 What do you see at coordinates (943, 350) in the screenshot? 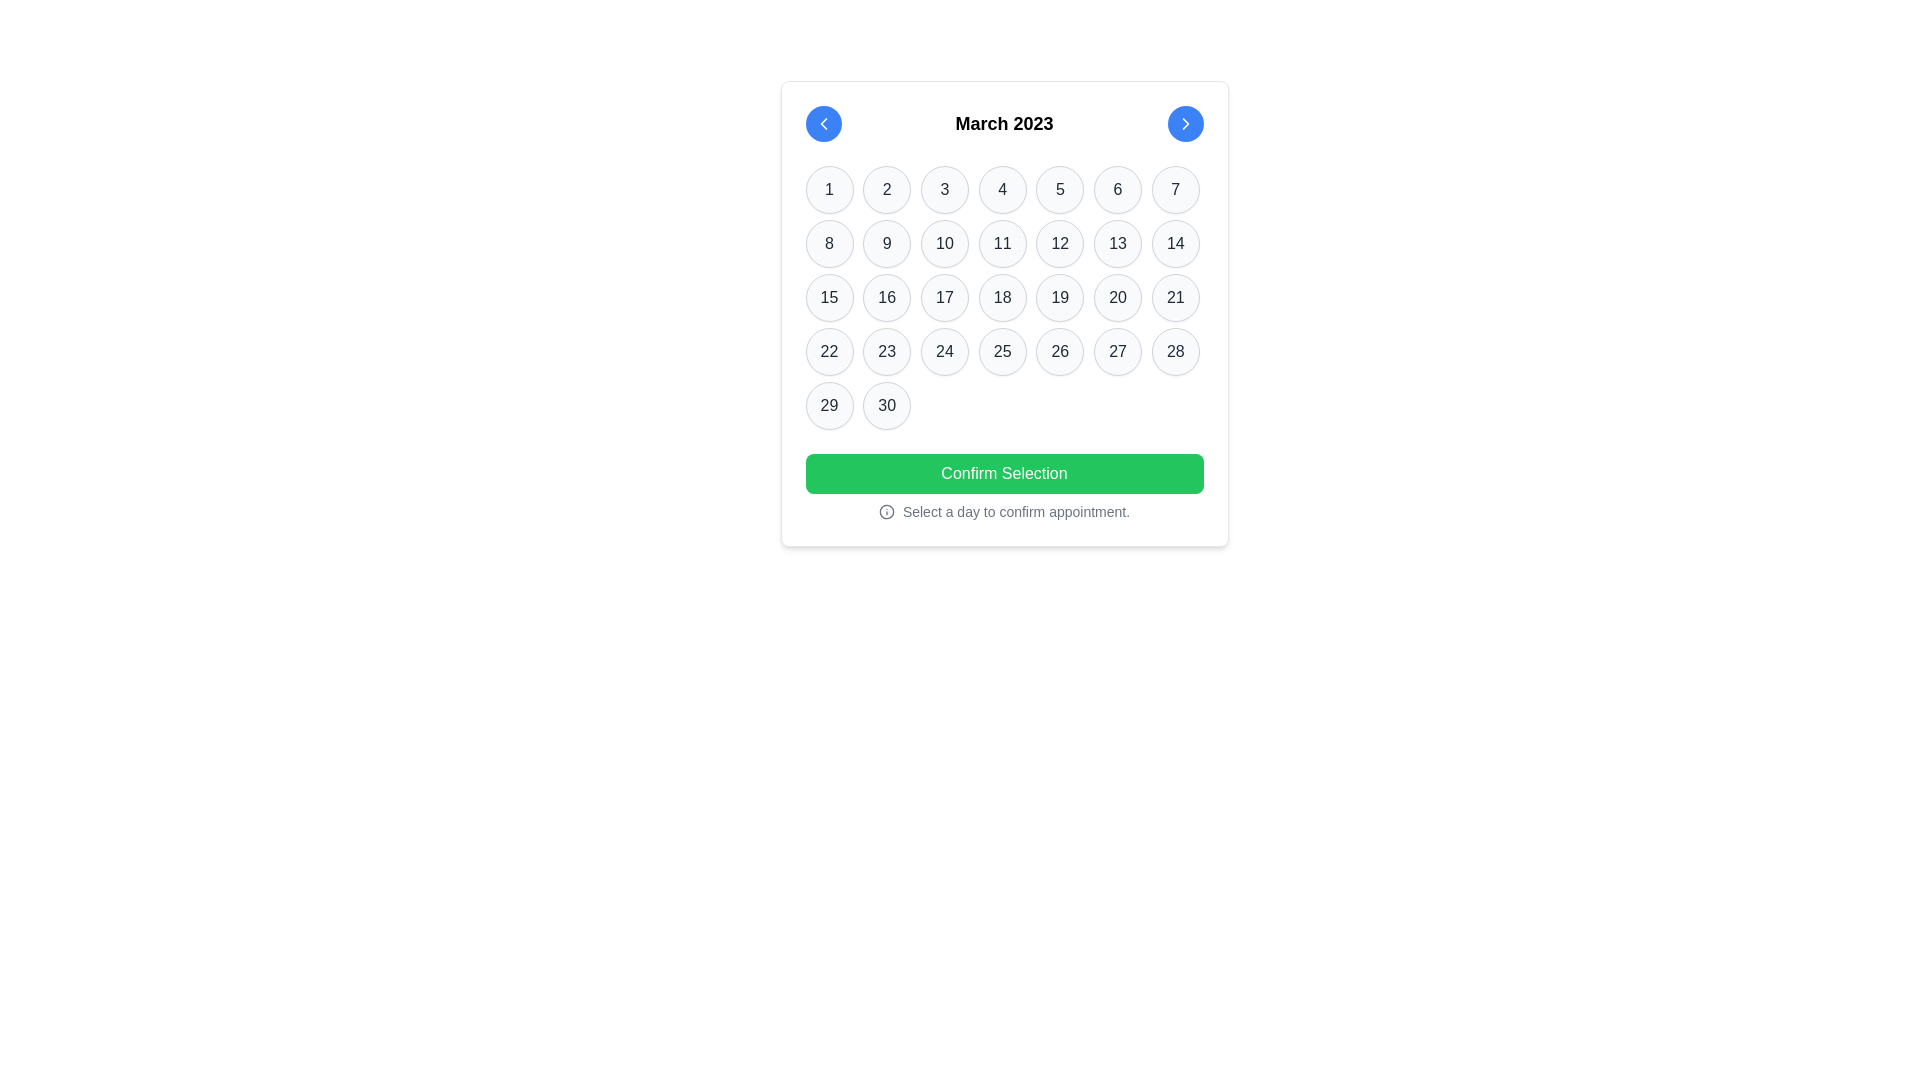
I see `the button representing the 24th day in the calendar` at bounding box center [943, 350].